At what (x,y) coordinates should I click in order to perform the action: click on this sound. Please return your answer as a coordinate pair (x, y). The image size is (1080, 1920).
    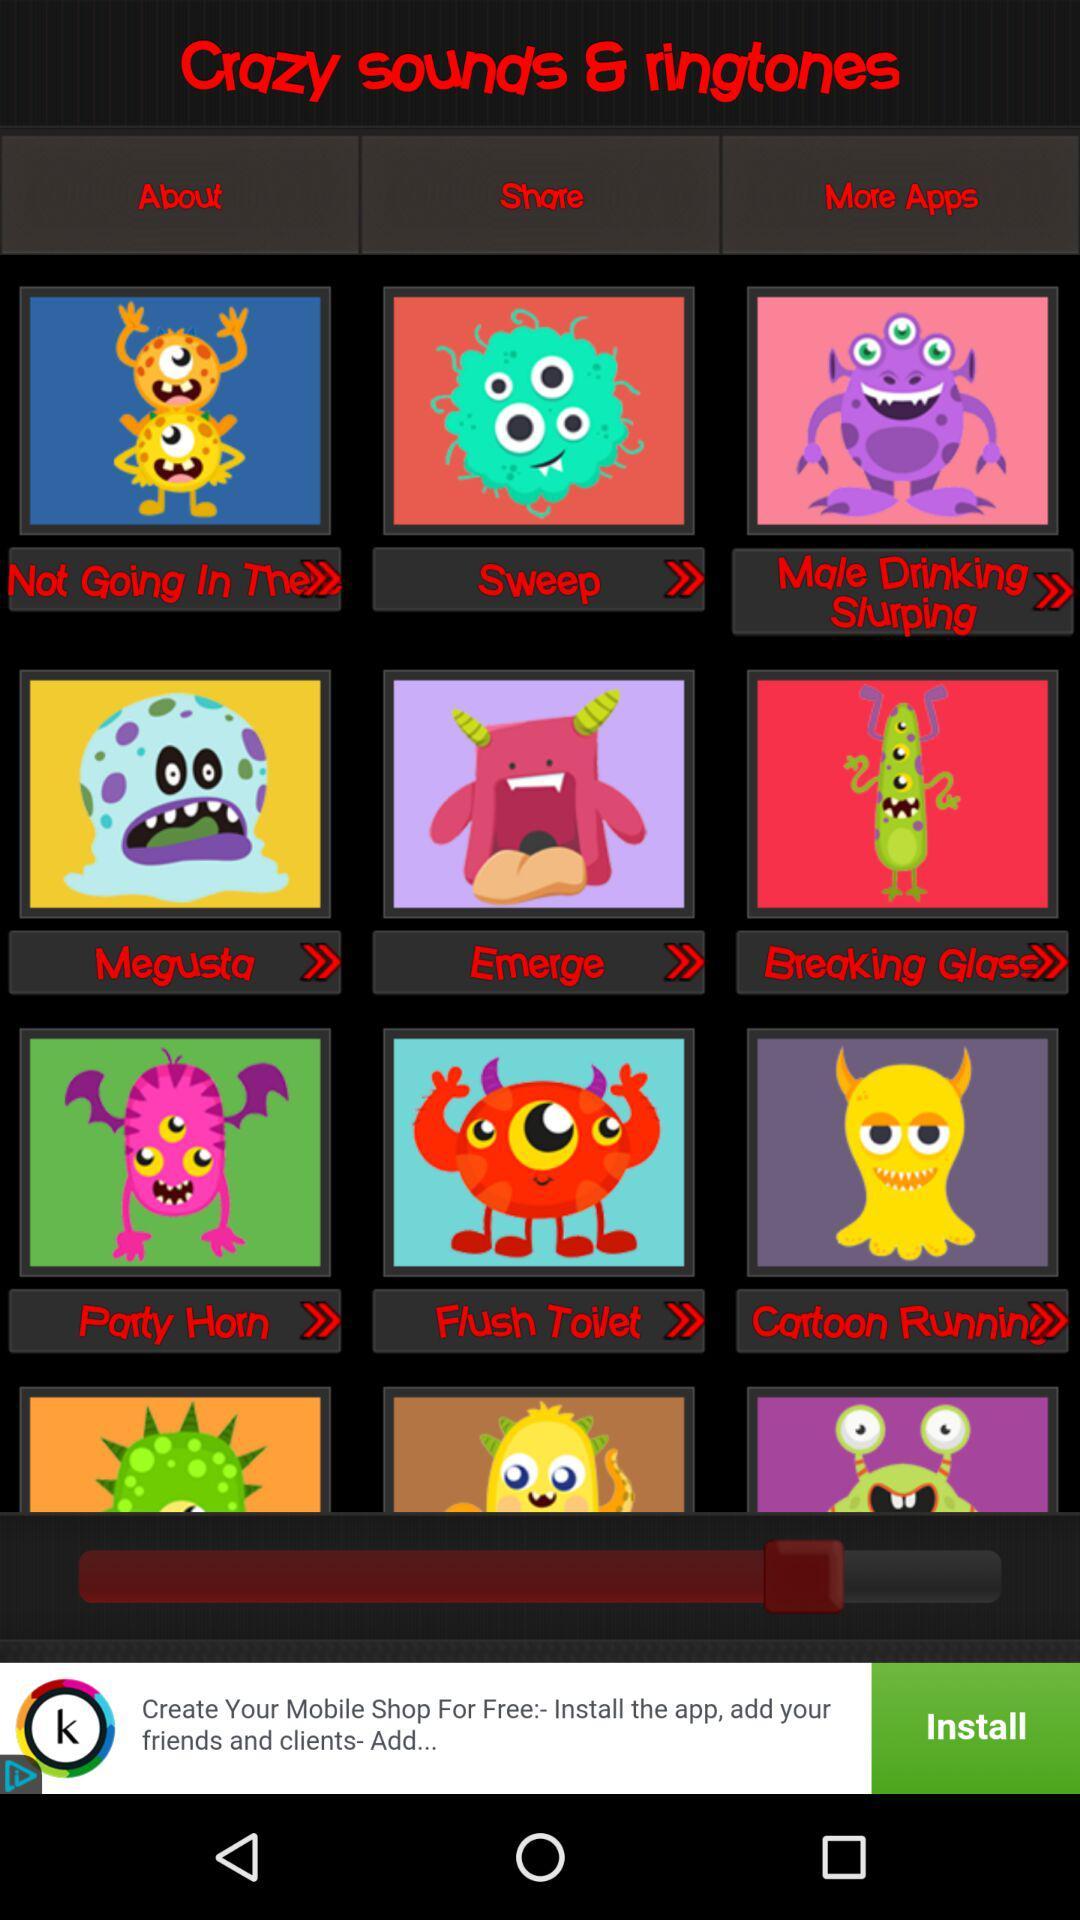
    Looking at the image, I should click on (537, 1446).